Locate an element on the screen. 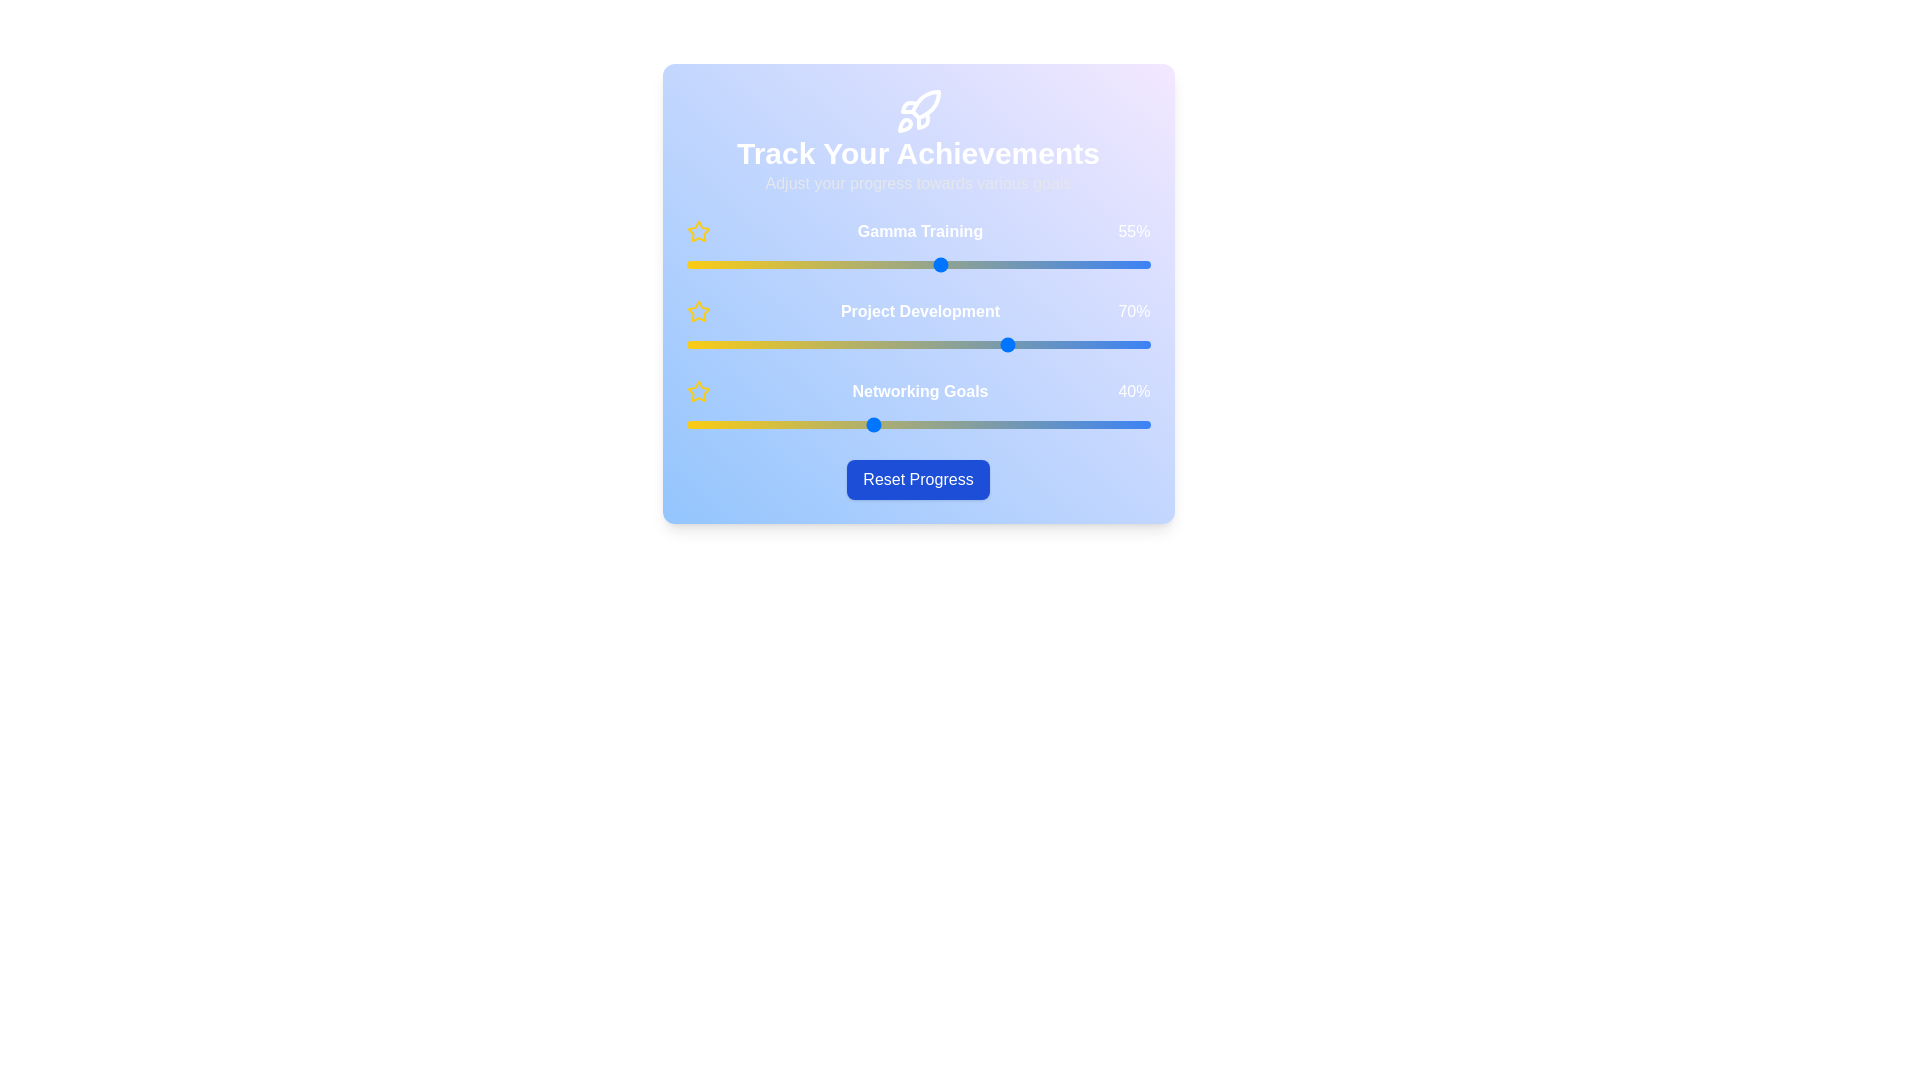  the 'Networking Goals' slider to 68% is located at coordinates (1002, 423).